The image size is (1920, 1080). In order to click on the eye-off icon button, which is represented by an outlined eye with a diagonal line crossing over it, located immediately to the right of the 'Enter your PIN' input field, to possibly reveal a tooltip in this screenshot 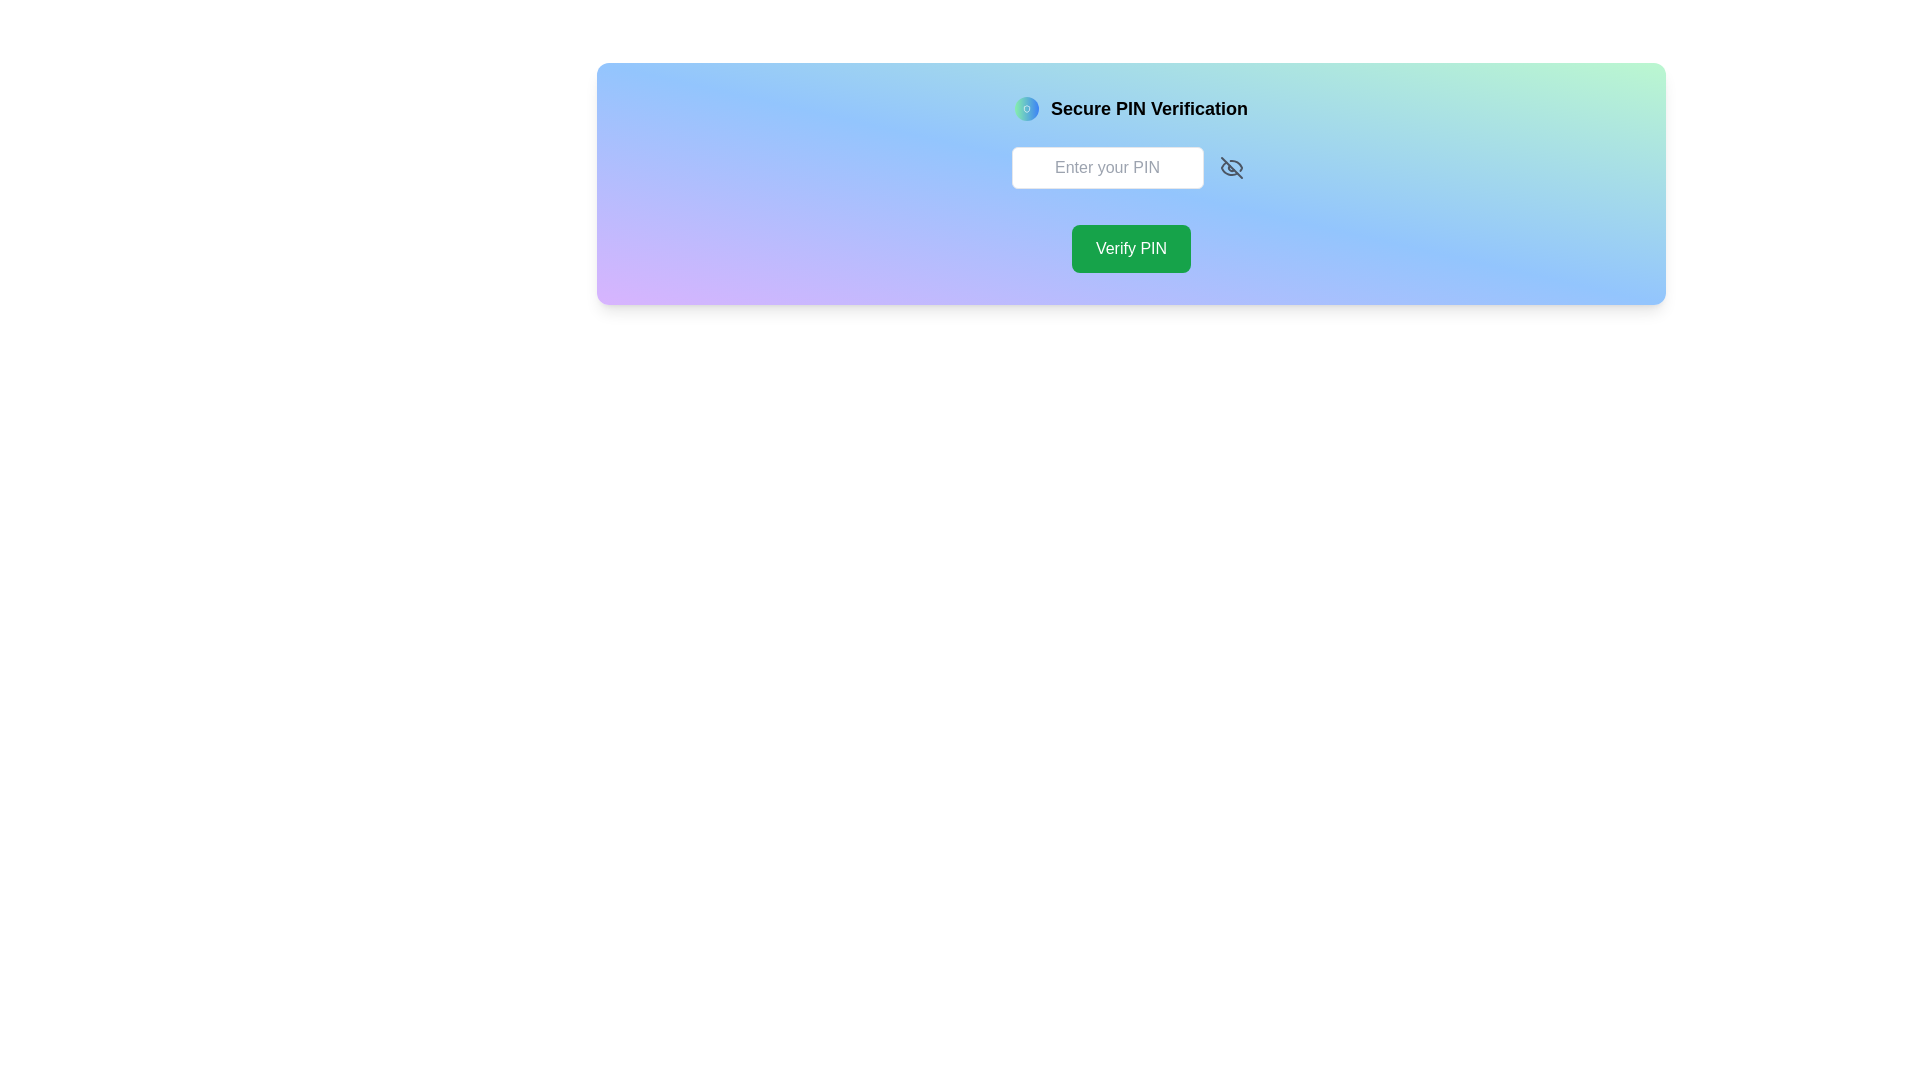, I will do `click(1230, 167)`.